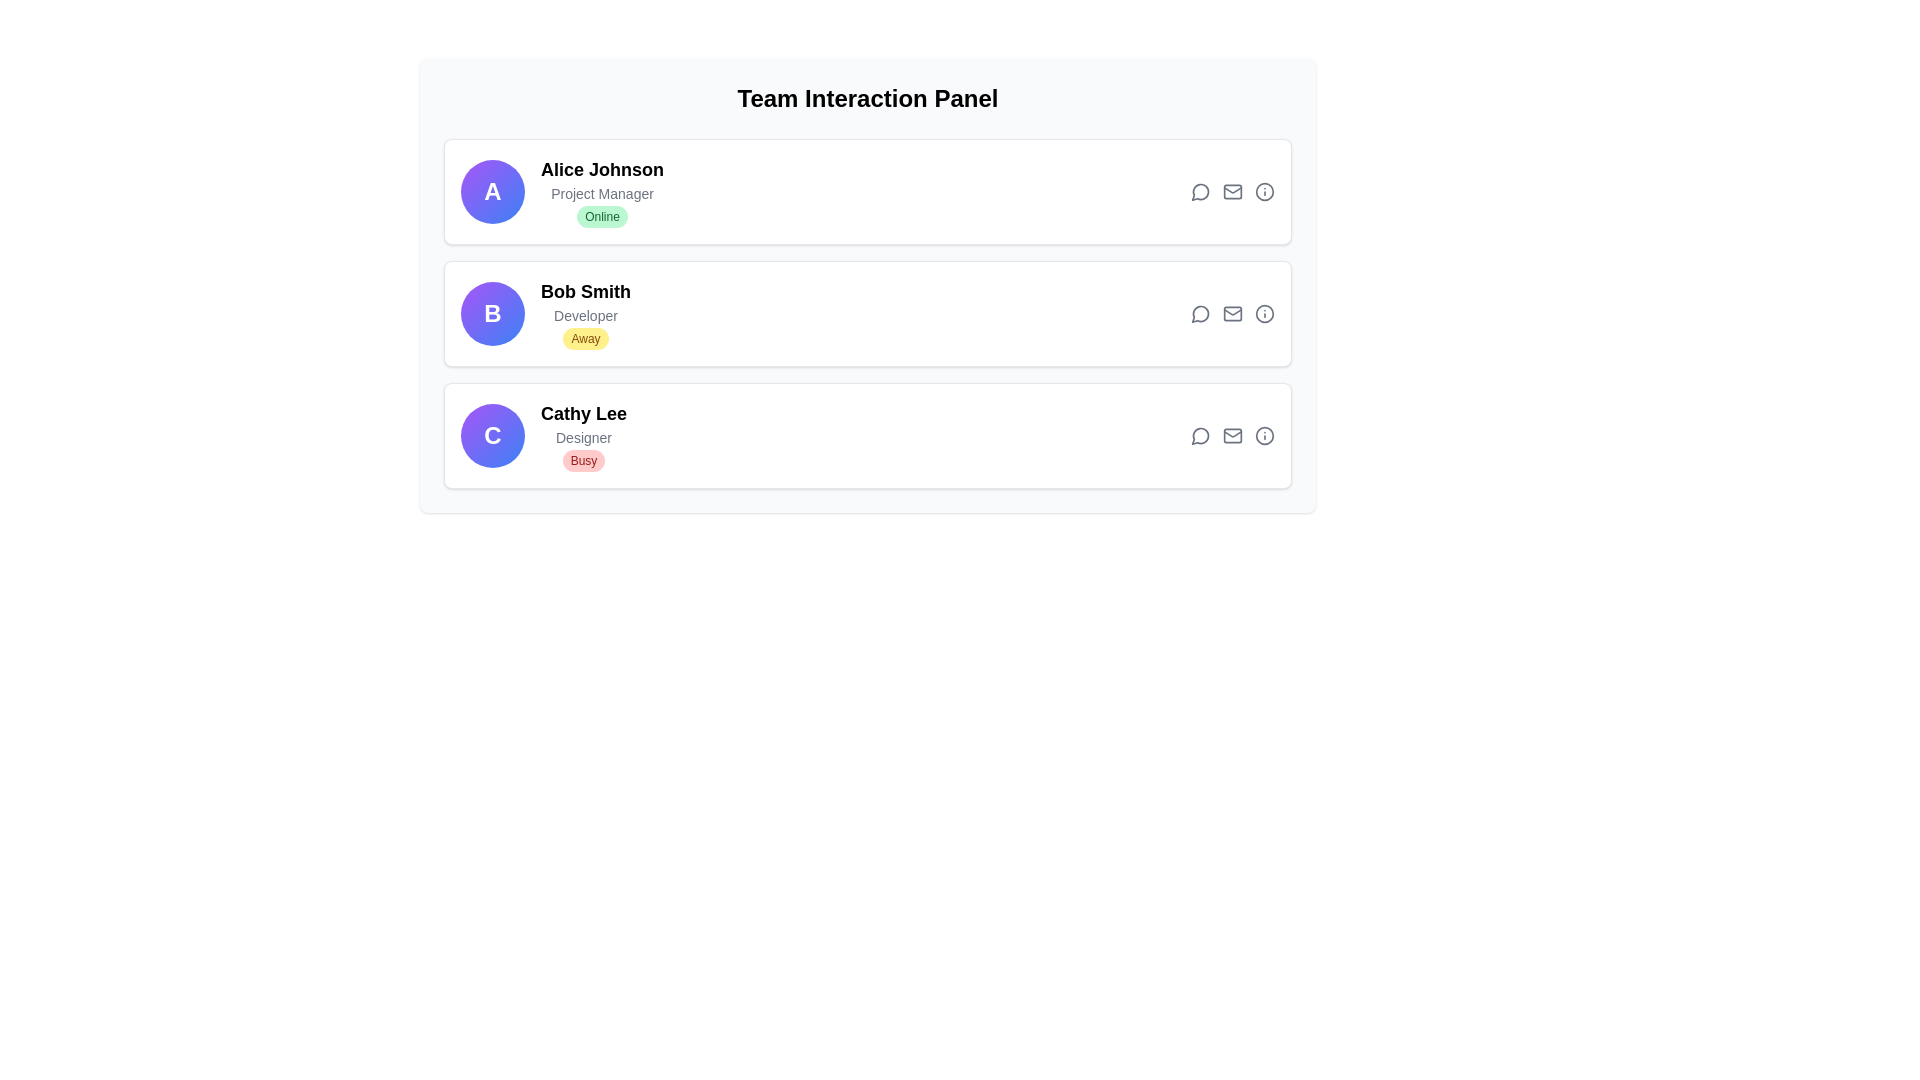  Describe the element at coordinates (868, 434) in the screenshot. I see `the interactive profile card of the user in the team interaction panel, which is the third element in the vertical list showing user details` at that location.